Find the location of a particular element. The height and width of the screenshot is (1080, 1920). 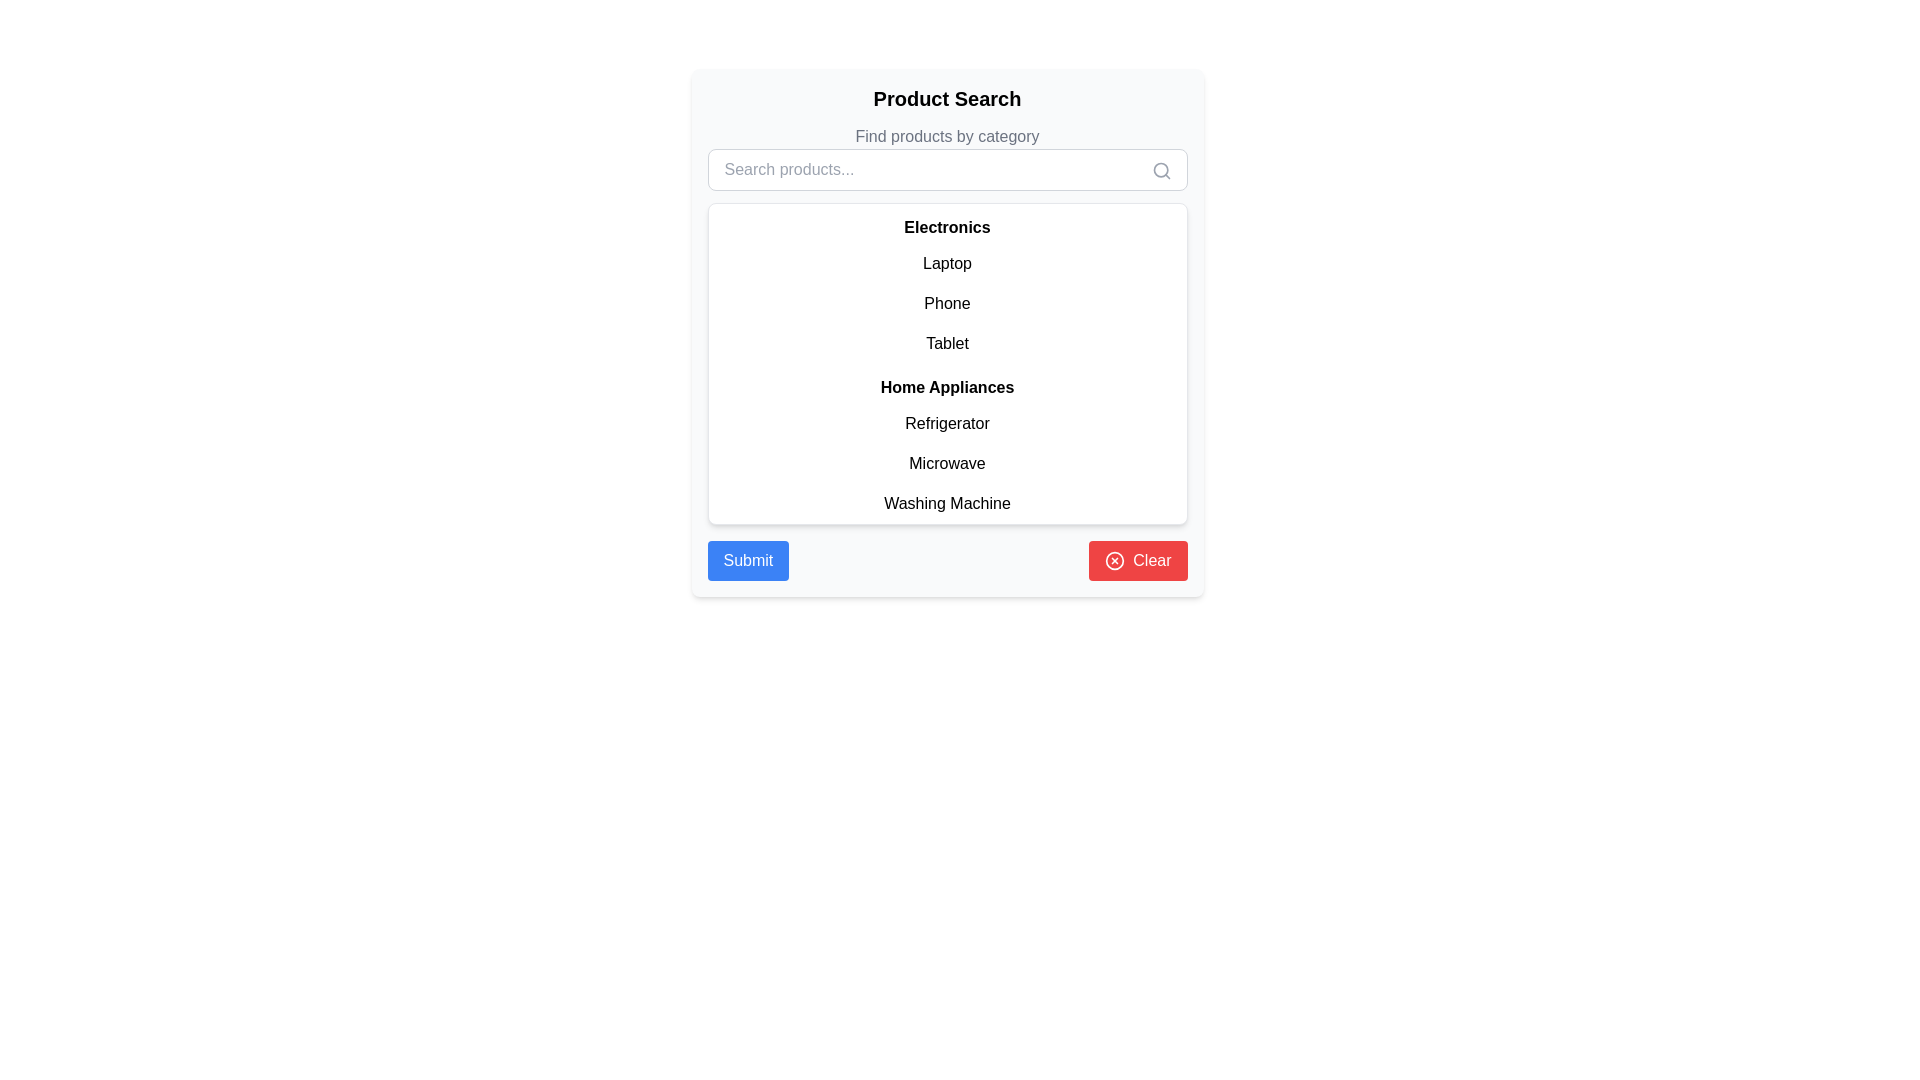

the circular element within the SVG icon located near the top right corner of the application interface, adjacent to the 'Clear' button is located at coordinates (1114, 560).